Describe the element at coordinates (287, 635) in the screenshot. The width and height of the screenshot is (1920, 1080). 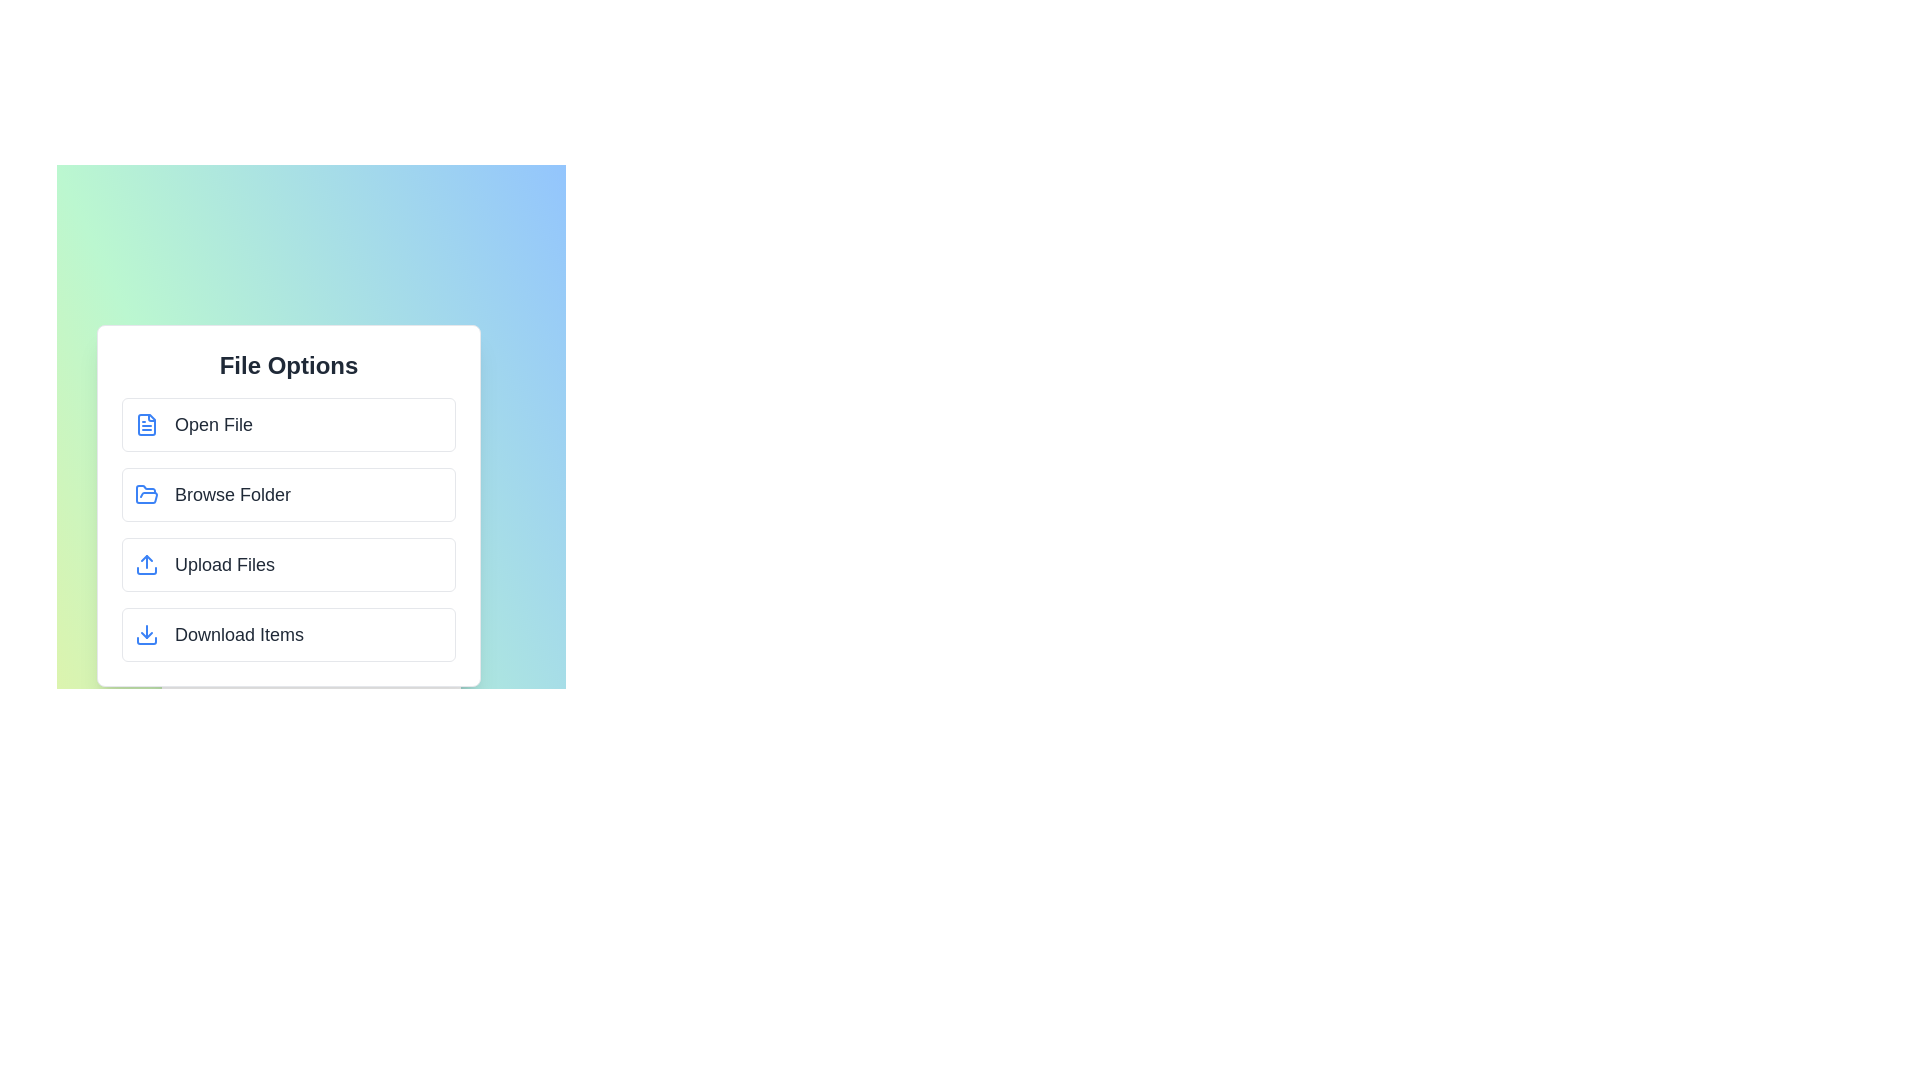
I see `the 'Download Items' option in the MultimediaMenu` at that location.